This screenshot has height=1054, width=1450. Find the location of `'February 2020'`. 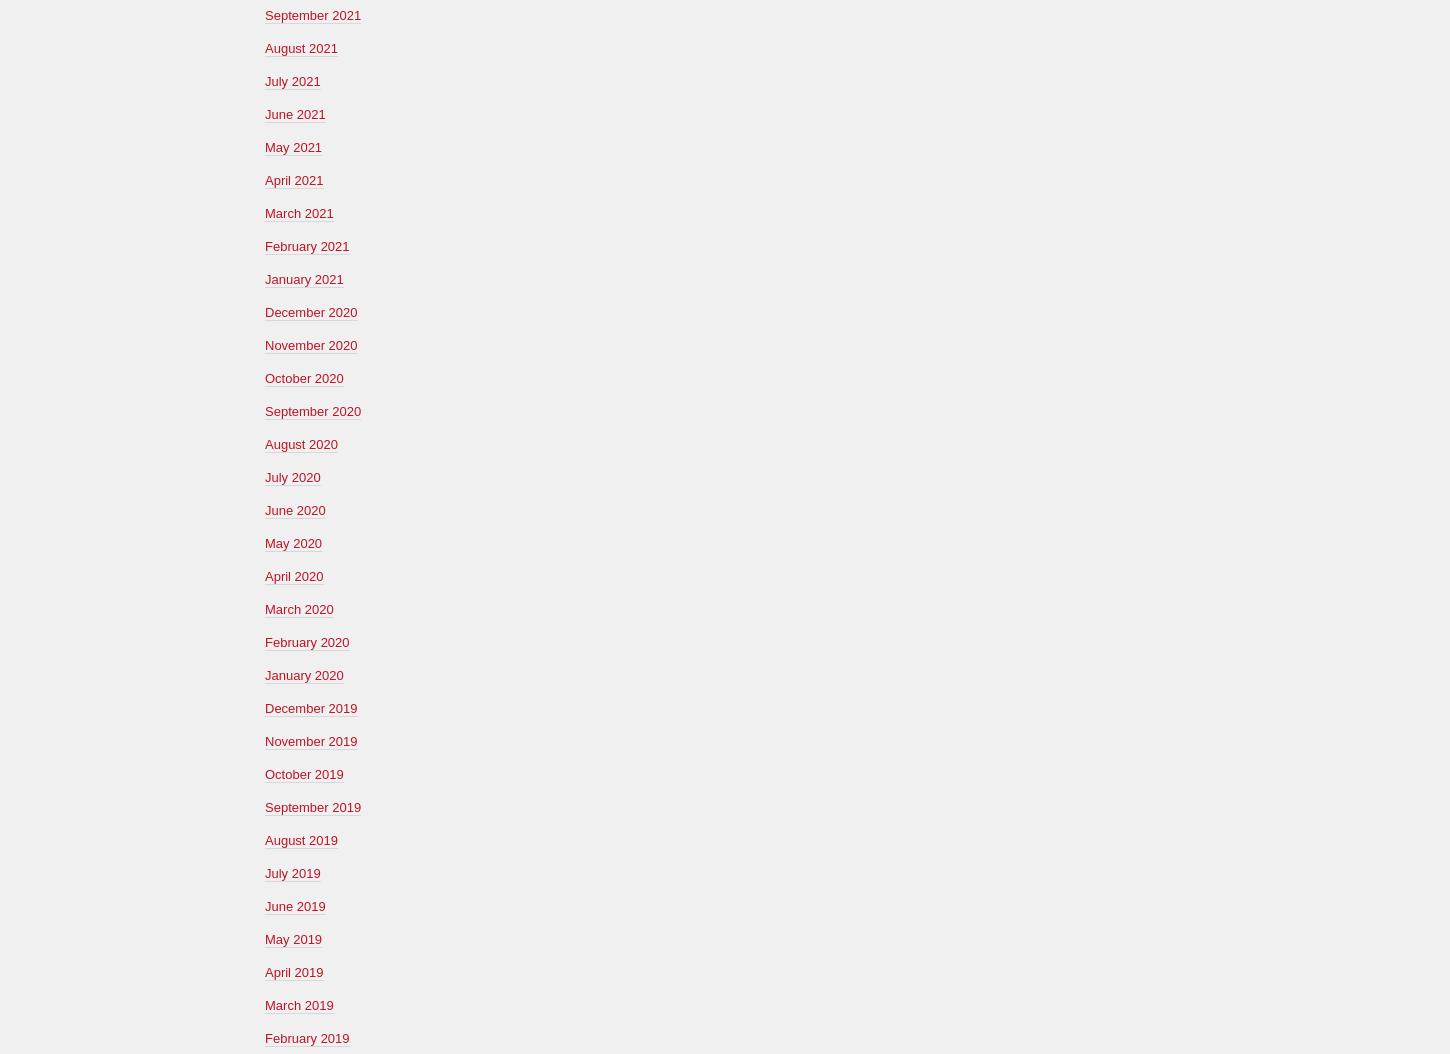

'February 2020' is located at coordinates (306, 641).